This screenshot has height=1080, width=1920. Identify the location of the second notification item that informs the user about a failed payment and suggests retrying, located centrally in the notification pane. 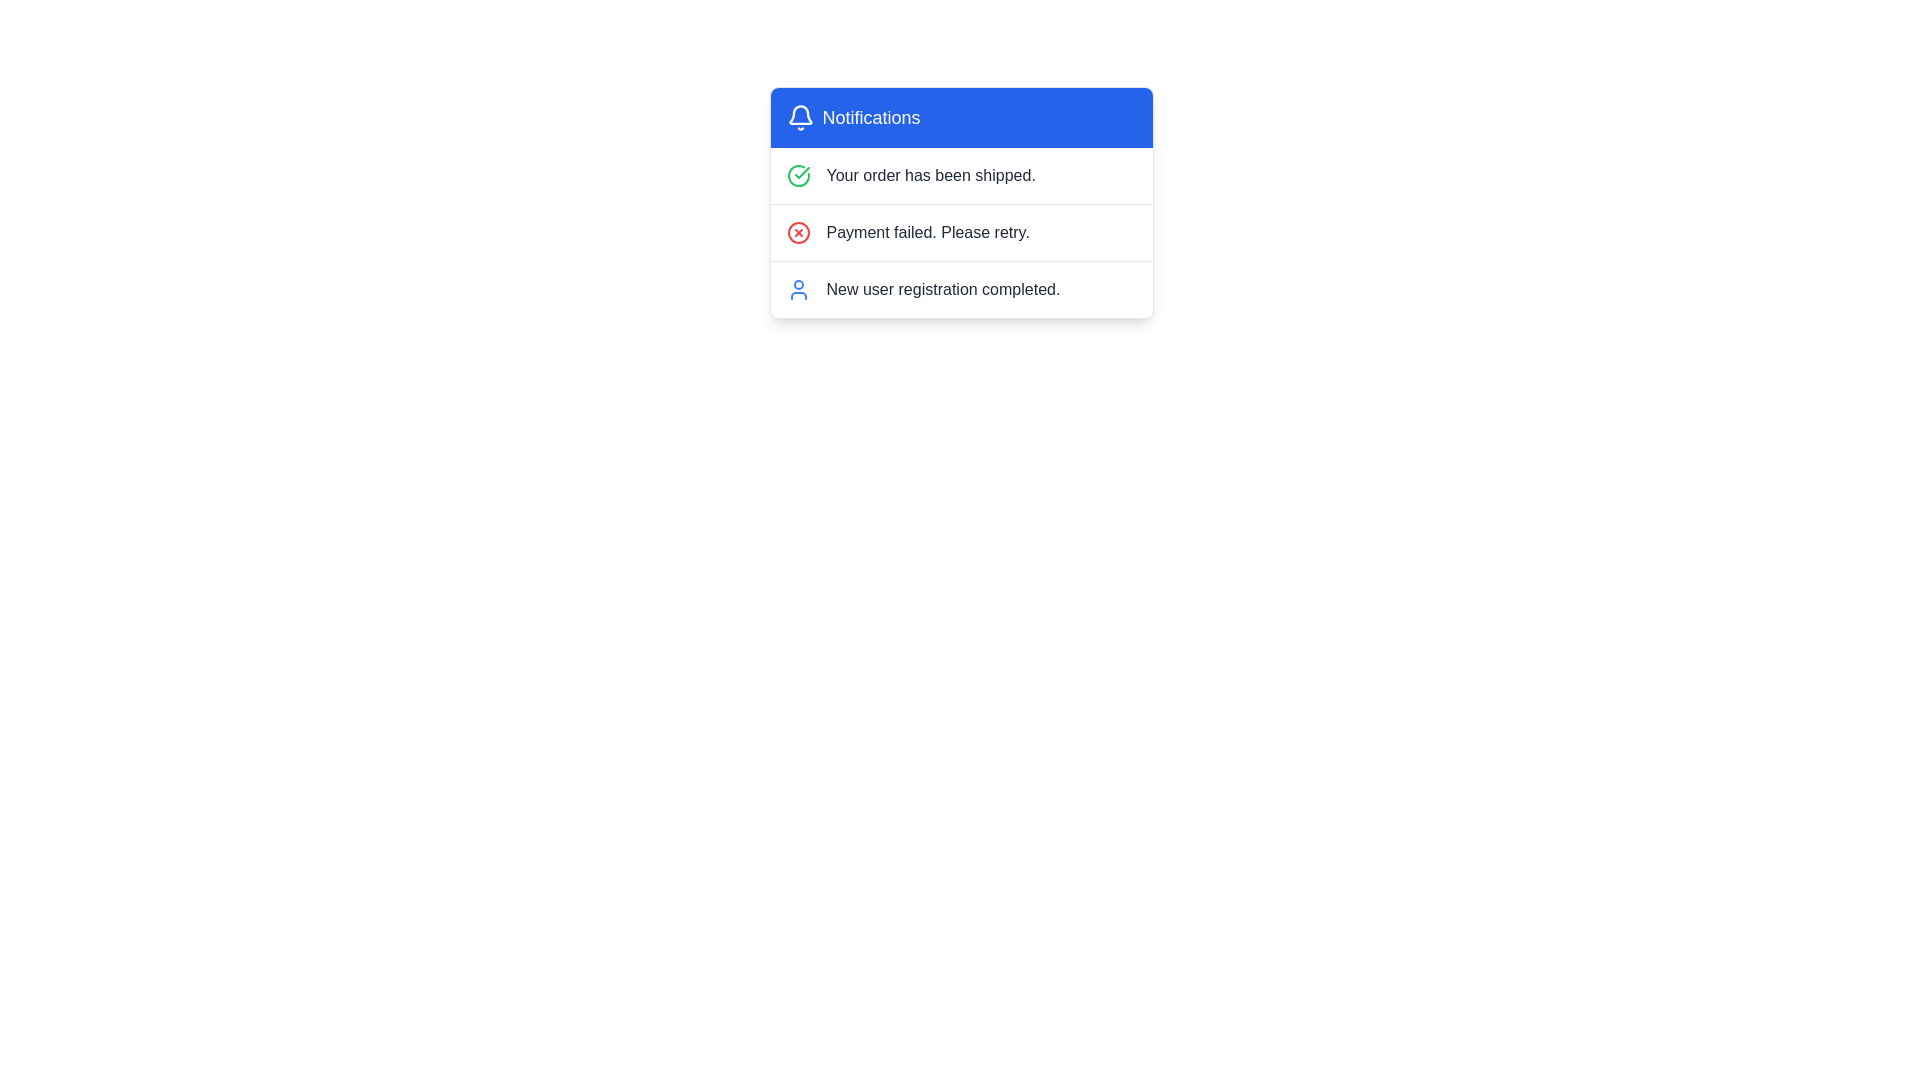
(961, 231).